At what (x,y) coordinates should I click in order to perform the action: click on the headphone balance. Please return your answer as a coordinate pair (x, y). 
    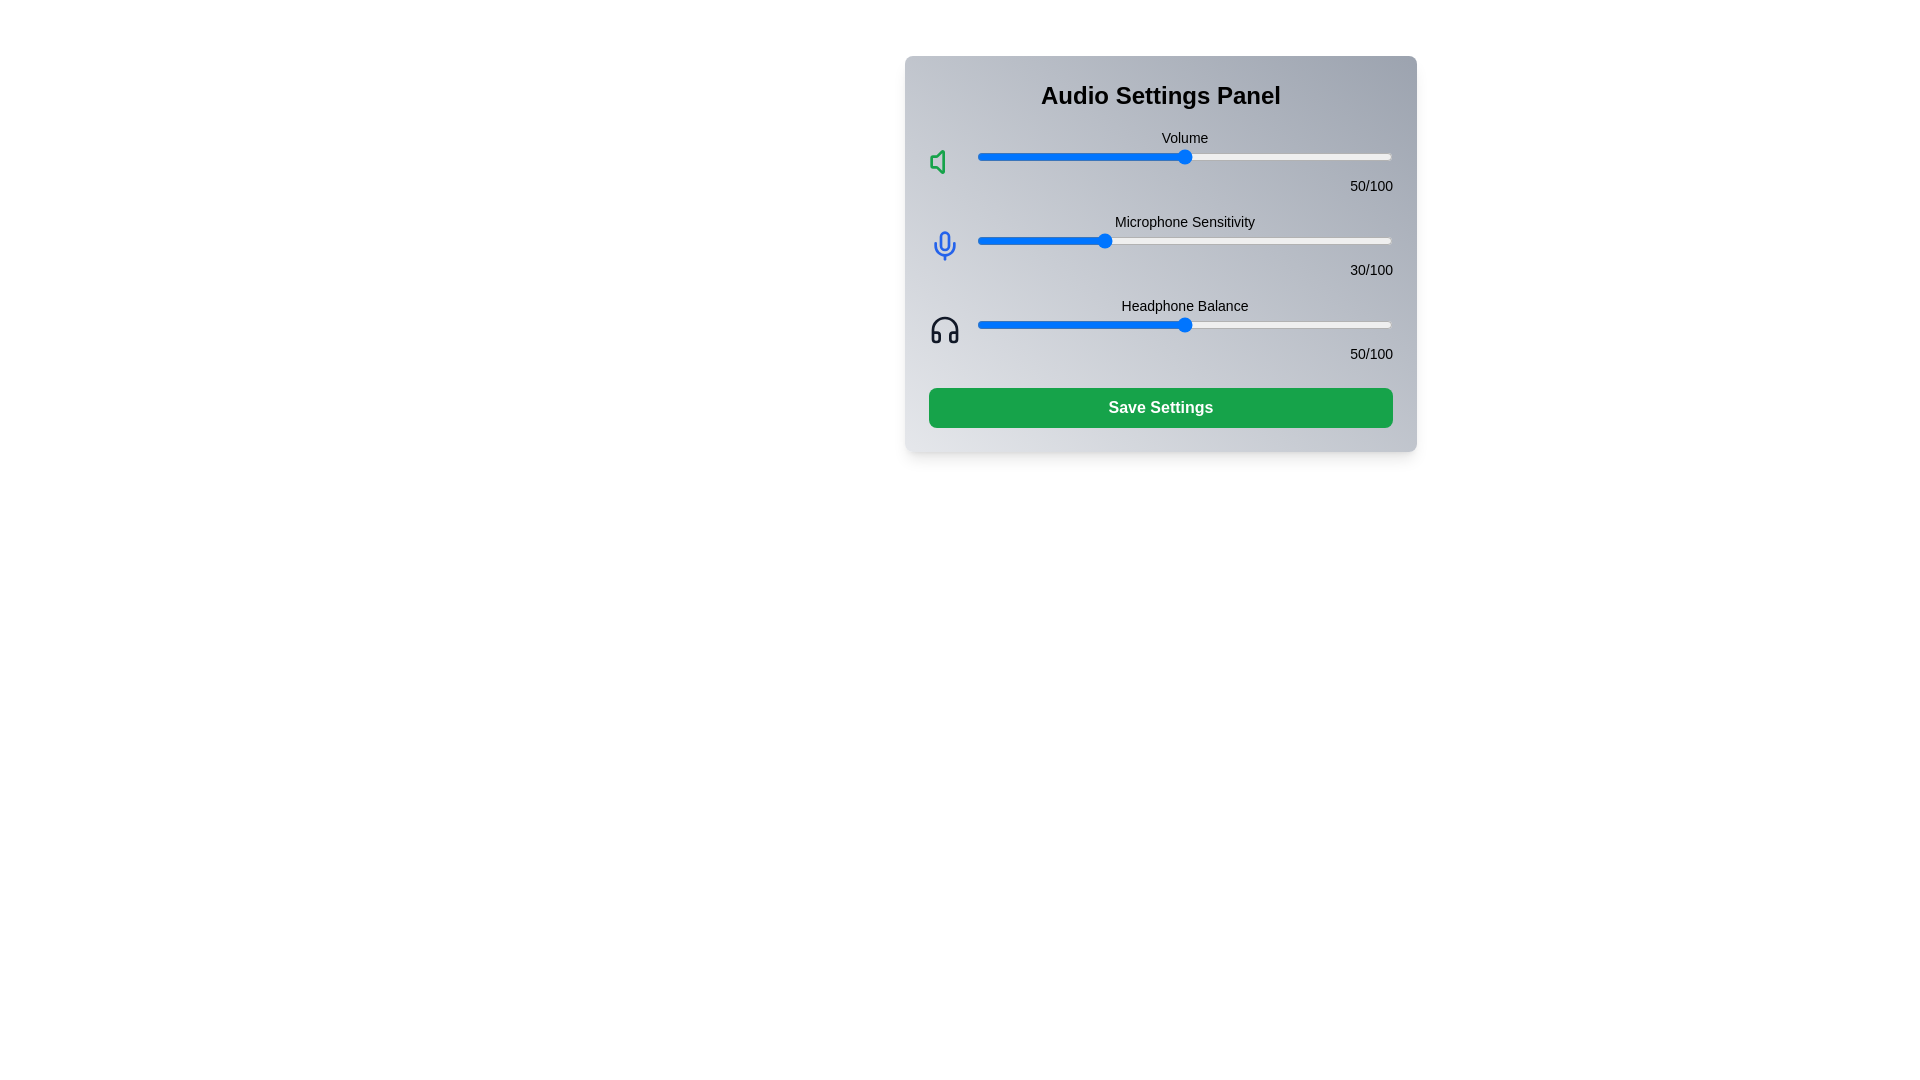
    Looking at the image, I should click on (1383, 323).